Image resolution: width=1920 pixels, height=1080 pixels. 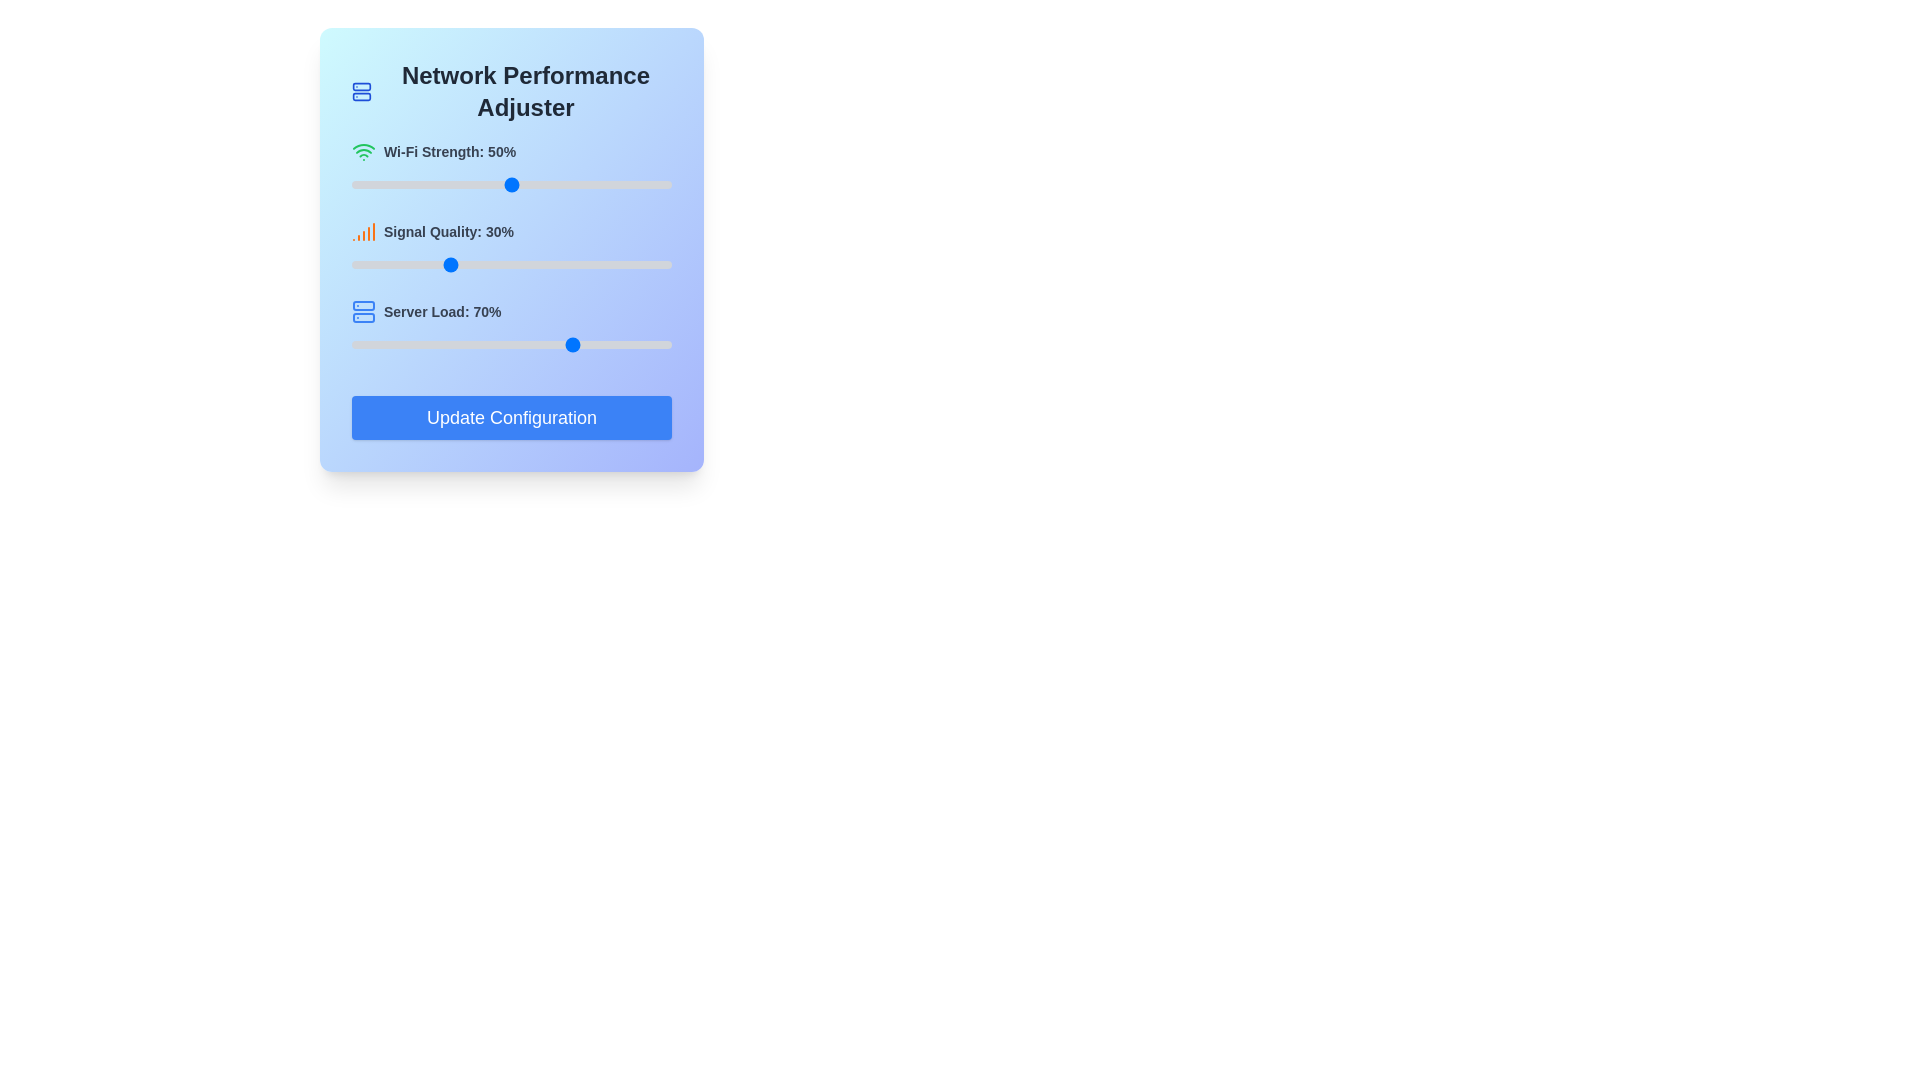 I want to click on the server load slider, so click(x=584, y=343).